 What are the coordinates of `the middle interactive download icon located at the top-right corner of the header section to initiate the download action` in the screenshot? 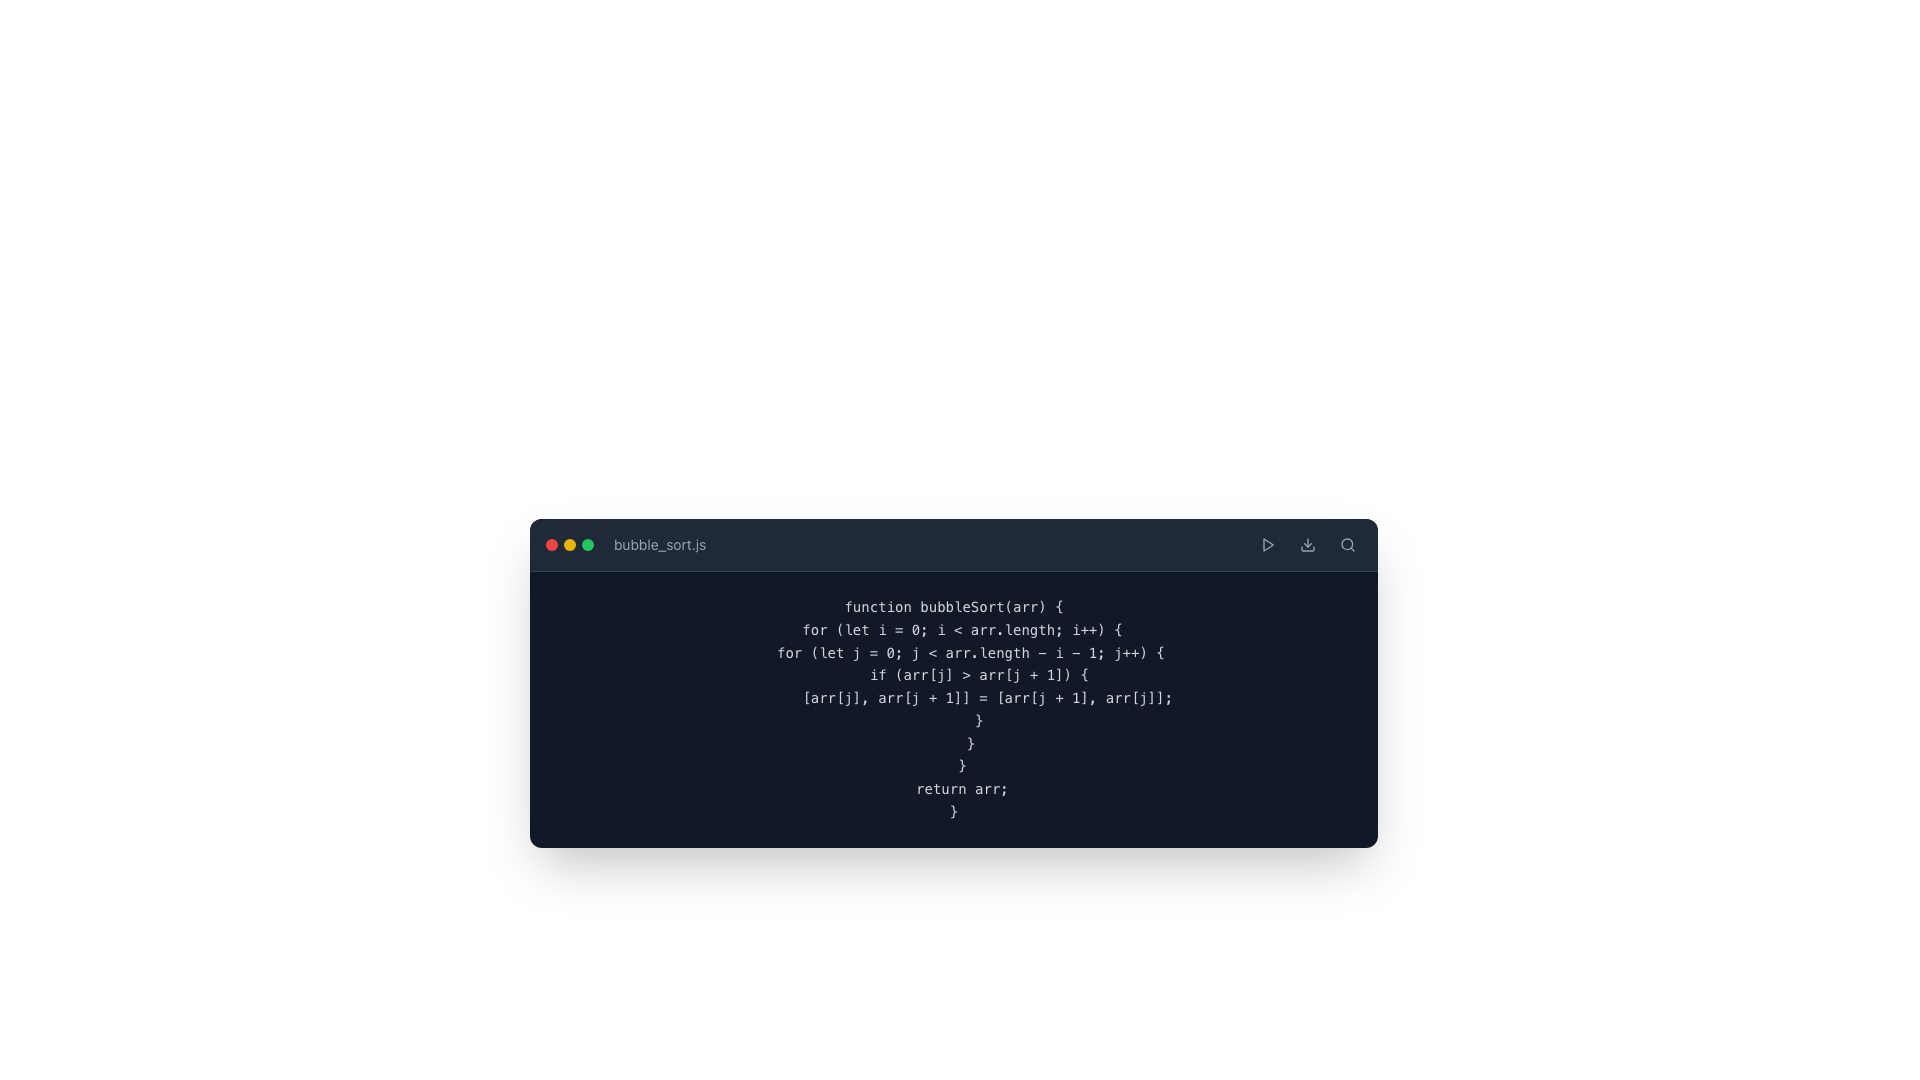 It's located at (1308, 544).